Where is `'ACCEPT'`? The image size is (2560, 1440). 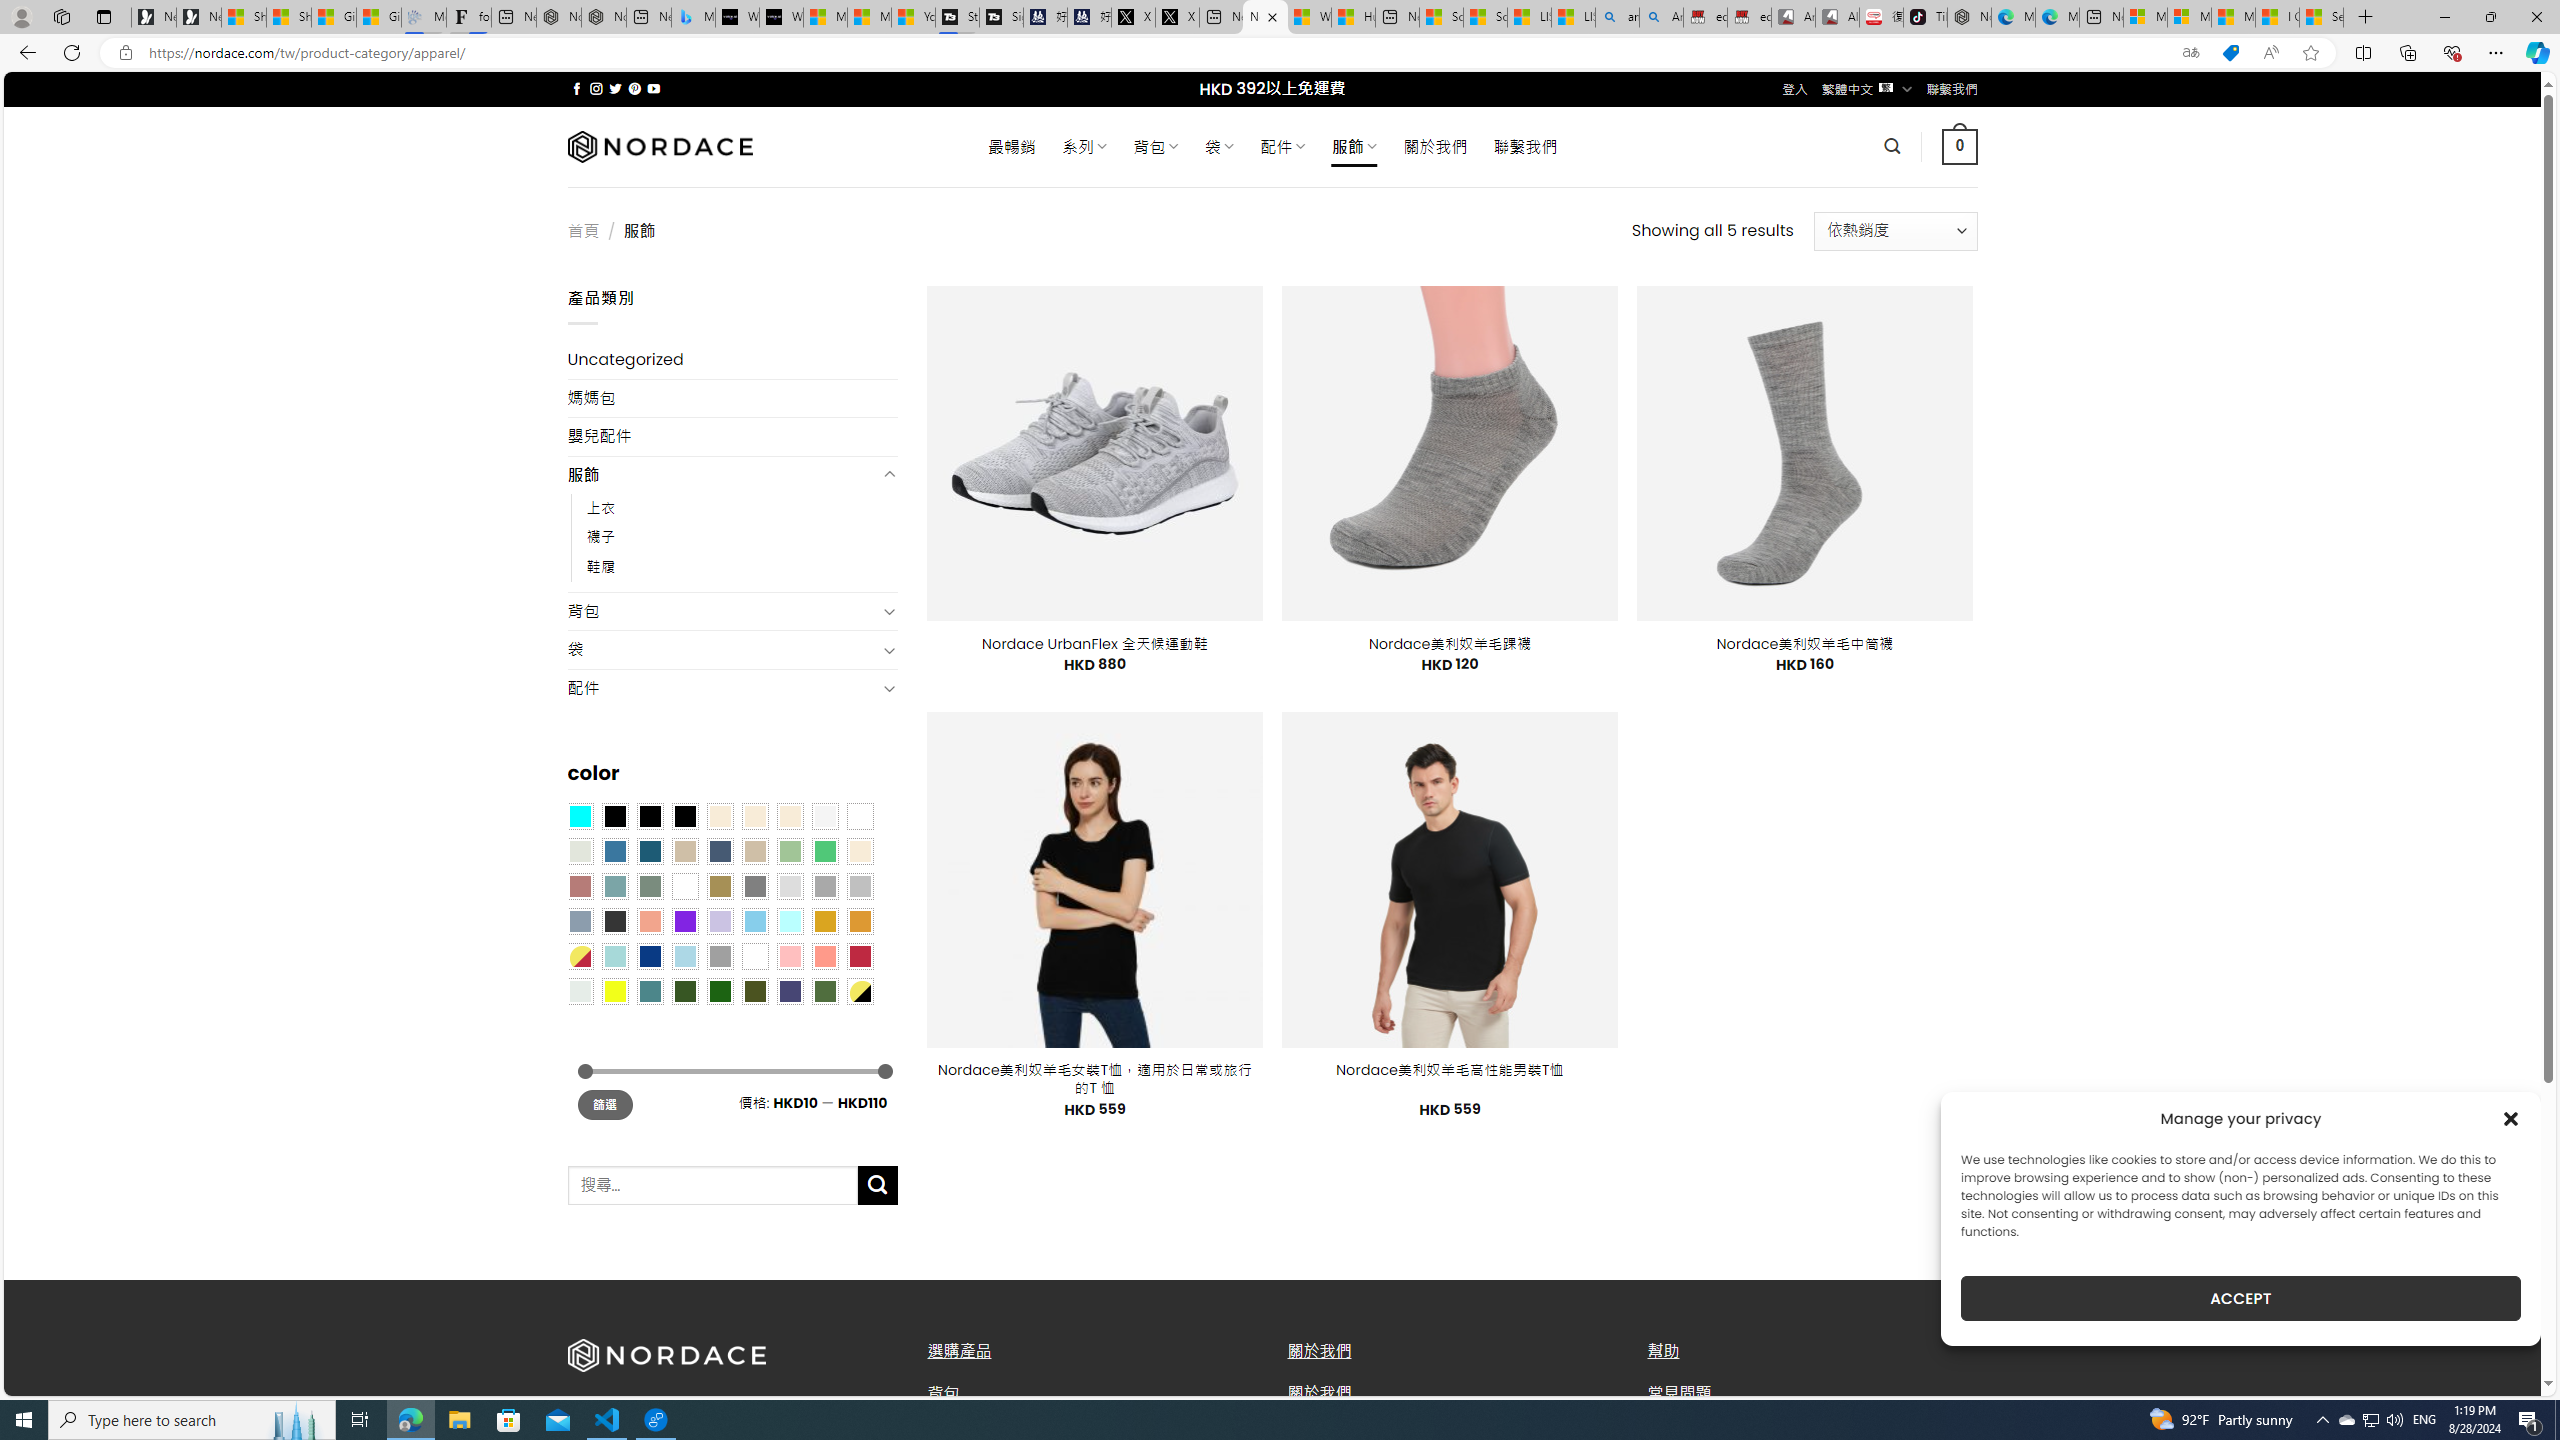 'ACCEPT' is located at coordinates (2241, 1298).